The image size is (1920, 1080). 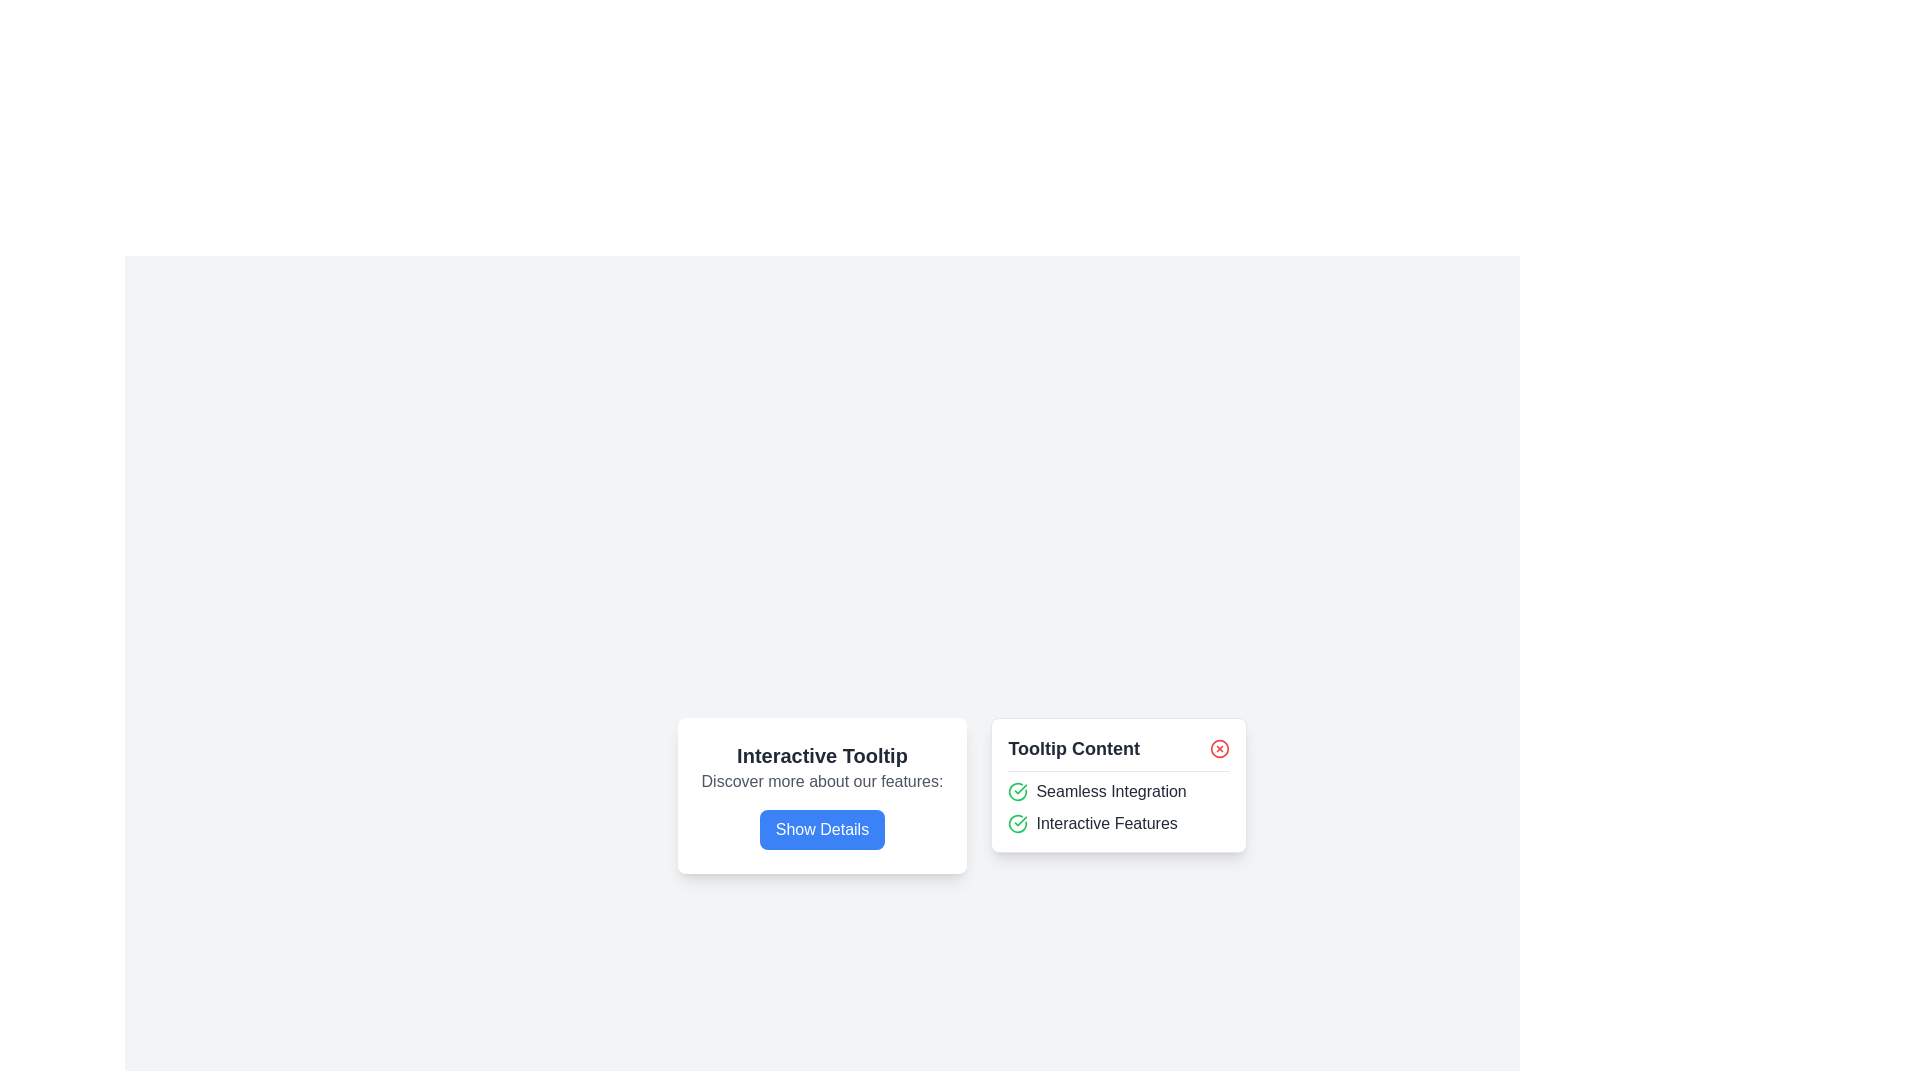 What do you see at coordinates (1018, 790) in the screenshot?
I see `the confirmation icon that represents a successful state, positioned to the left of the 'Seamless Integration' text` at bounding box center [1018, 790].